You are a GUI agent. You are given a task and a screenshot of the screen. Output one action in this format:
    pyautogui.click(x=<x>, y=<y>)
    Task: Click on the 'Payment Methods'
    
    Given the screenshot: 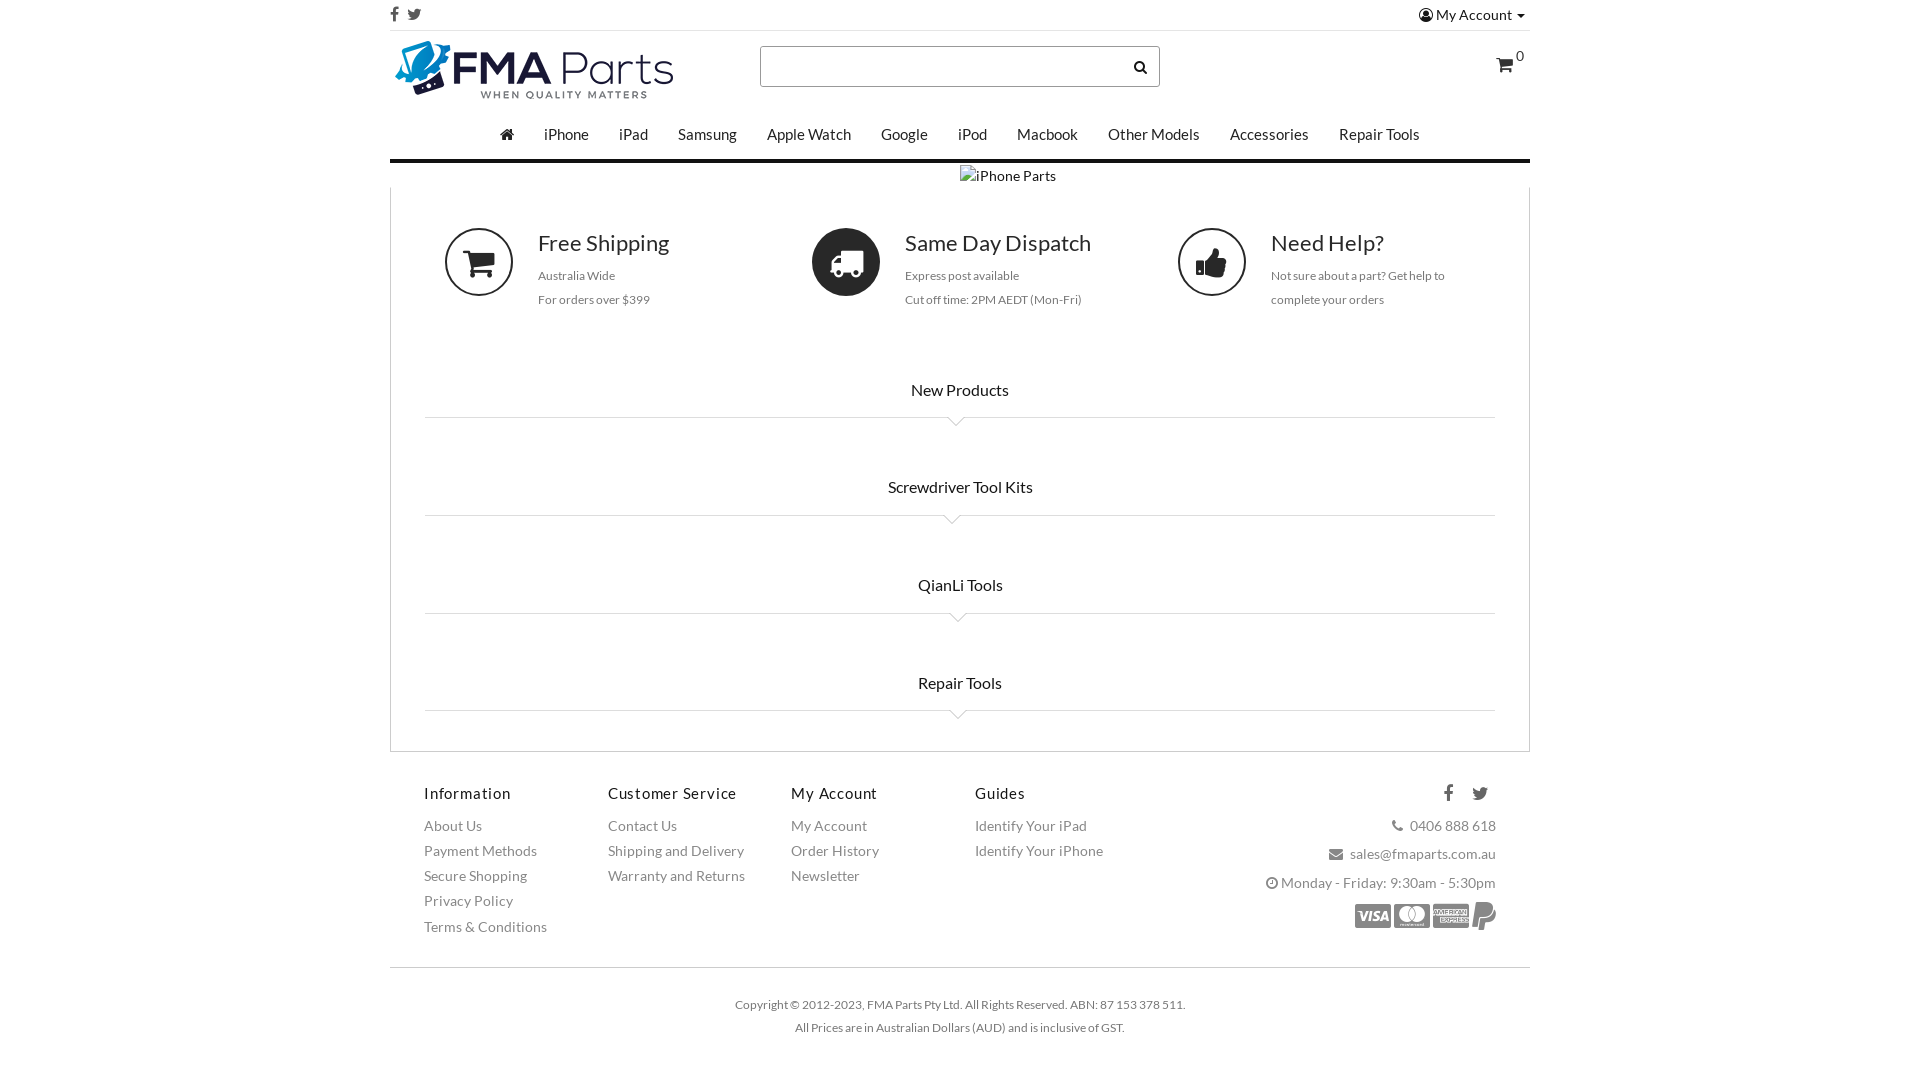 What is the action you would take?
    pyautogui.click(x=480, y=850)
    